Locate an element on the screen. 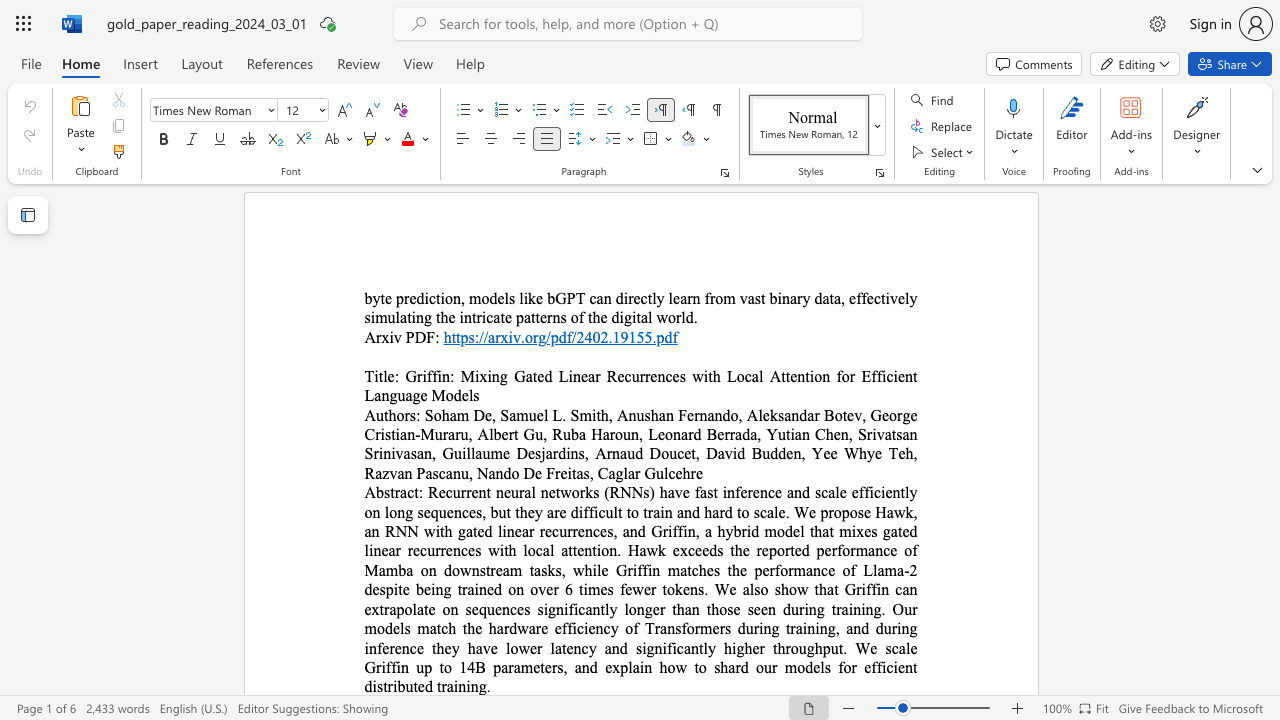 This screenshot has height=720, width=1280. the subset text "hard our models for efficient distributed training." within the text "Recurrent neural networks (RNNs) have fast inference and scale efficiently on long sequences, but they are difficult to train and hard to scale. We propose Hawk, an RNN with gated linear recurrences, and Griffin, a hybrid model that mixes gated linear recurrences with local attention. Hawk exceeds the reported performance of Mamba on downstream tasks, while Griffin matches the performance of Llama-2 despite being trained on over 6 times fewer tokens. We also show that Griffin can extrapolate on sequences significantly longer than those seen during training. Our models match the hardware efficiency of Transformers during training, and during inference they have lower latency and significantly higher throughput. We scale Griffin up to 14B parameters, and explain how to shard our models for efficient distributed training." is located at coordinates (720, 667).